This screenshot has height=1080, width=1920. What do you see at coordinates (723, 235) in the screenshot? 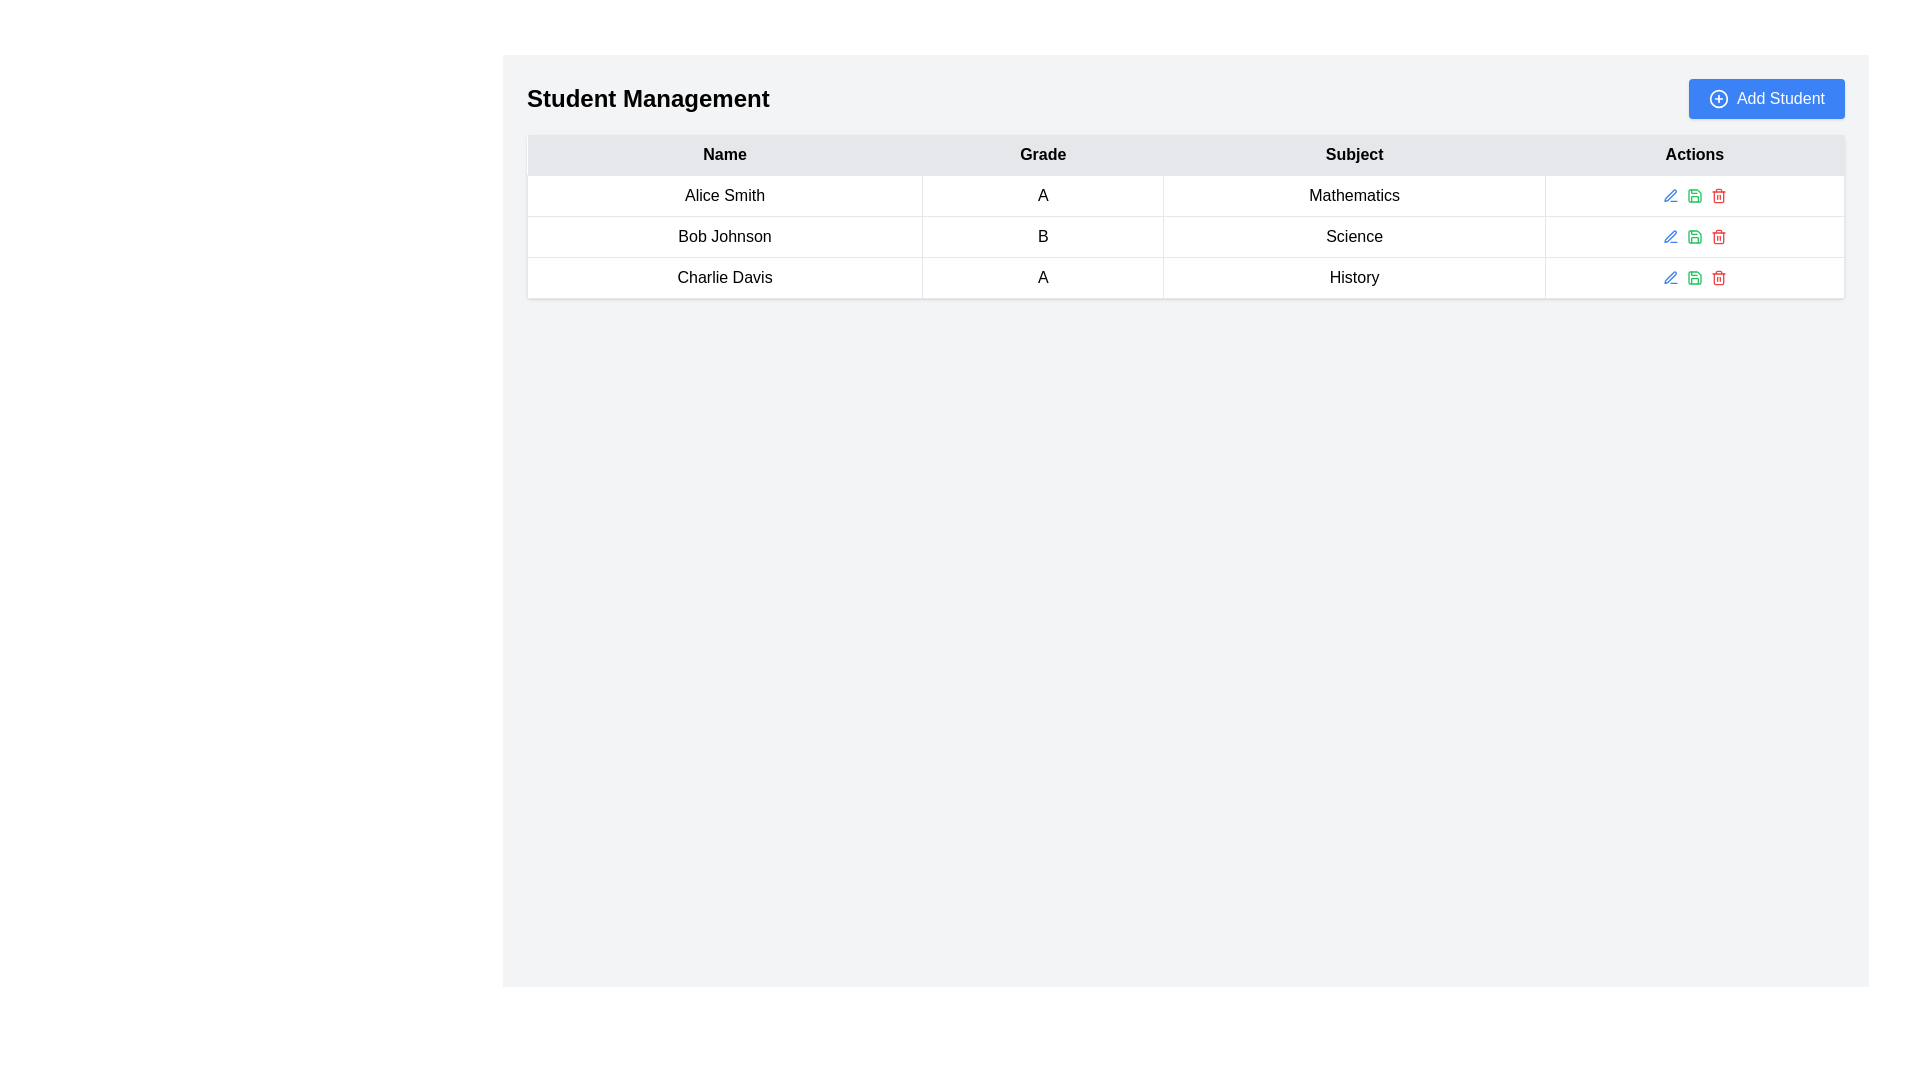
I see `text content of the Text Display Field displaying 'Bob Johnson' in the second row of the 'Student Management' table` at bounding box center [723, 235].